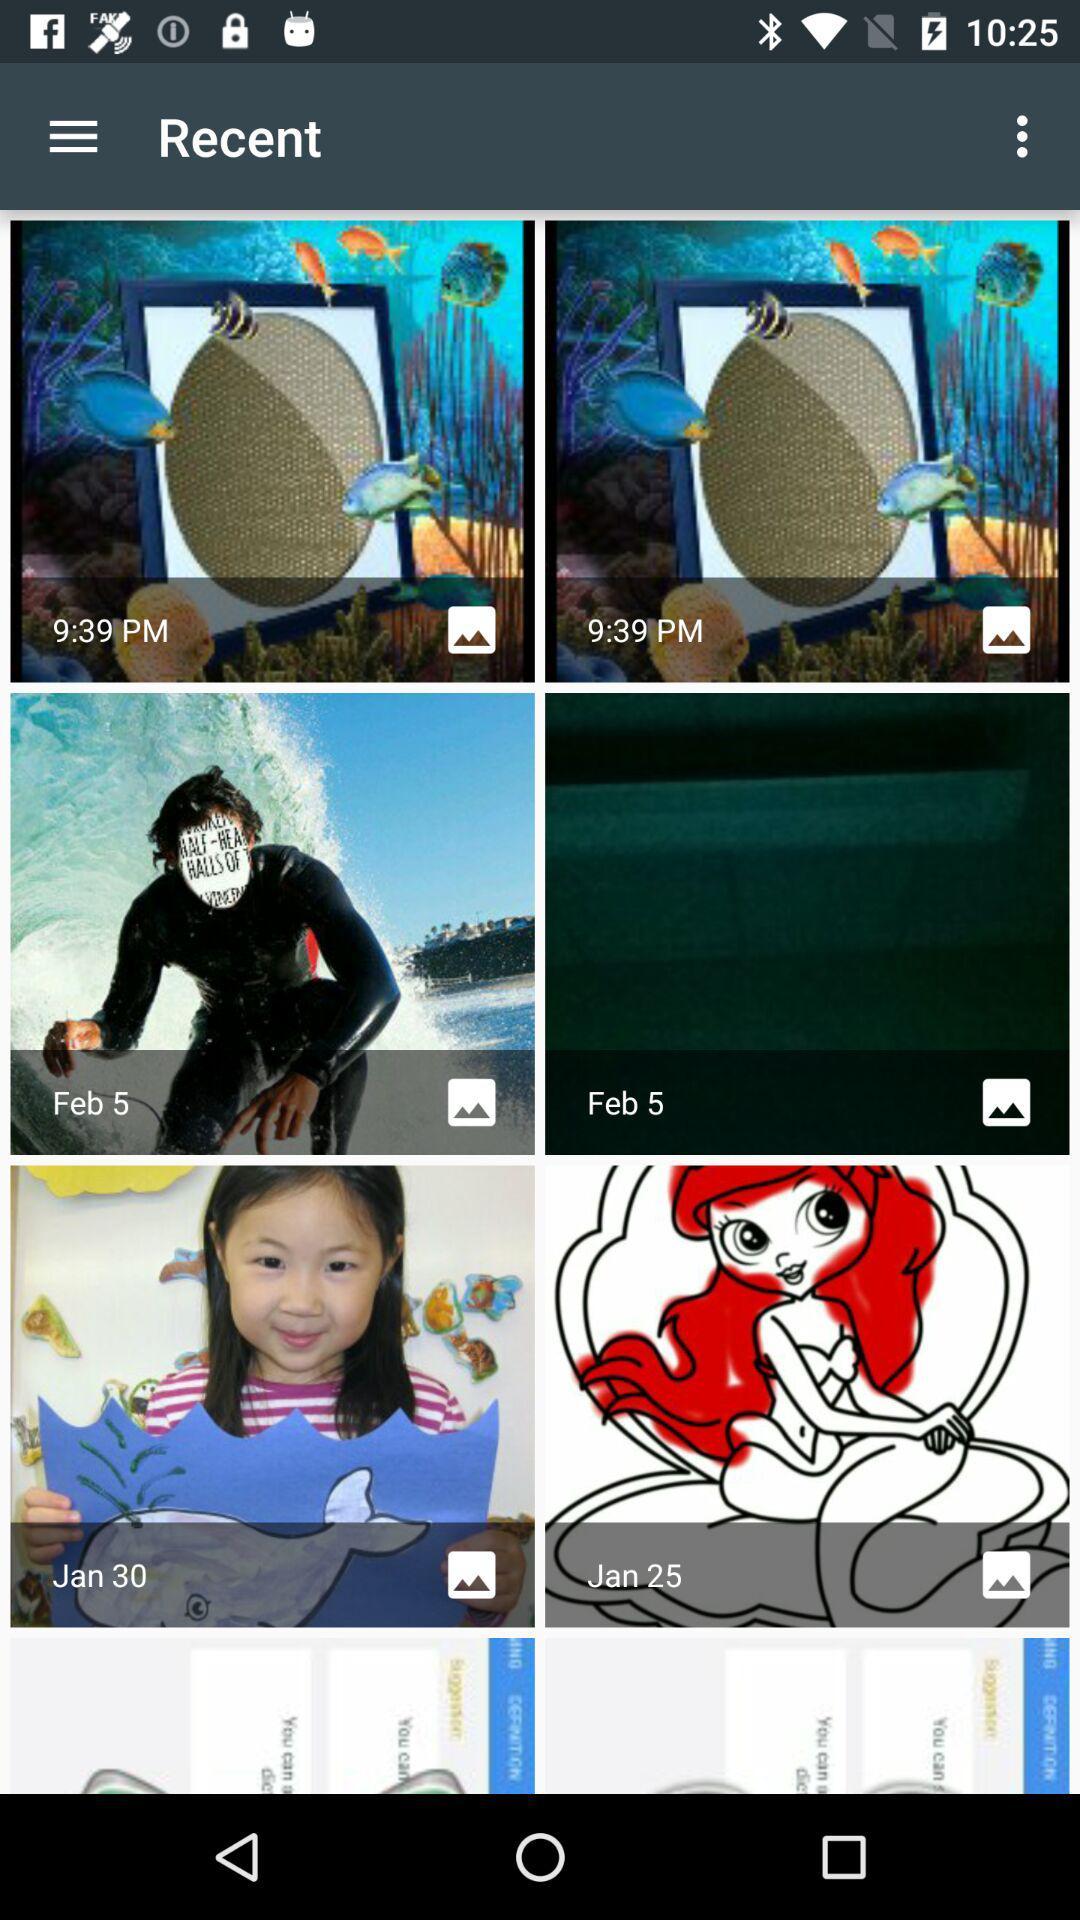 Image resolution: width=1080 pixels, height=1920 pixels. I want to click on the image located at top right corner, so click(806, 450).